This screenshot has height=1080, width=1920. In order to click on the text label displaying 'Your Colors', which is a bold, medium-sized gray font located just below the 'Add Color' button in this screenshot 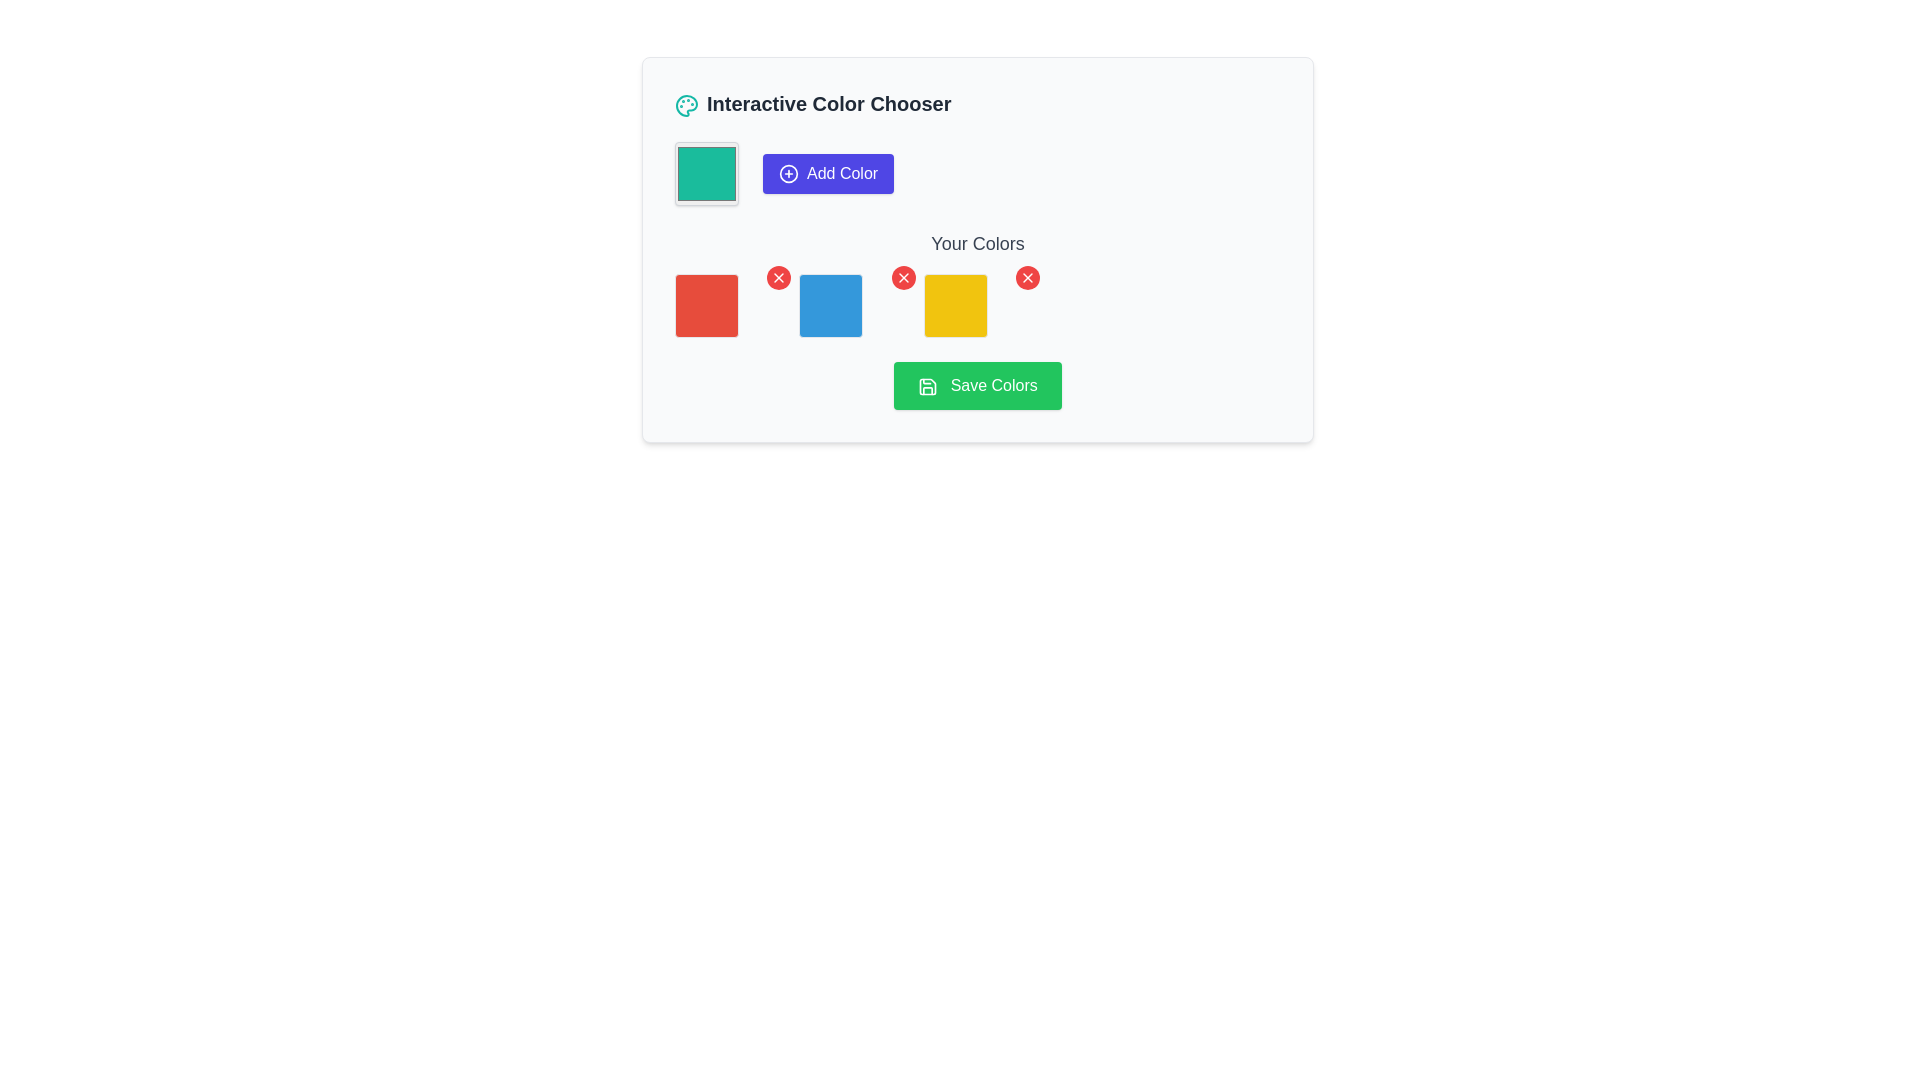, I will do `click(978, 242)`.